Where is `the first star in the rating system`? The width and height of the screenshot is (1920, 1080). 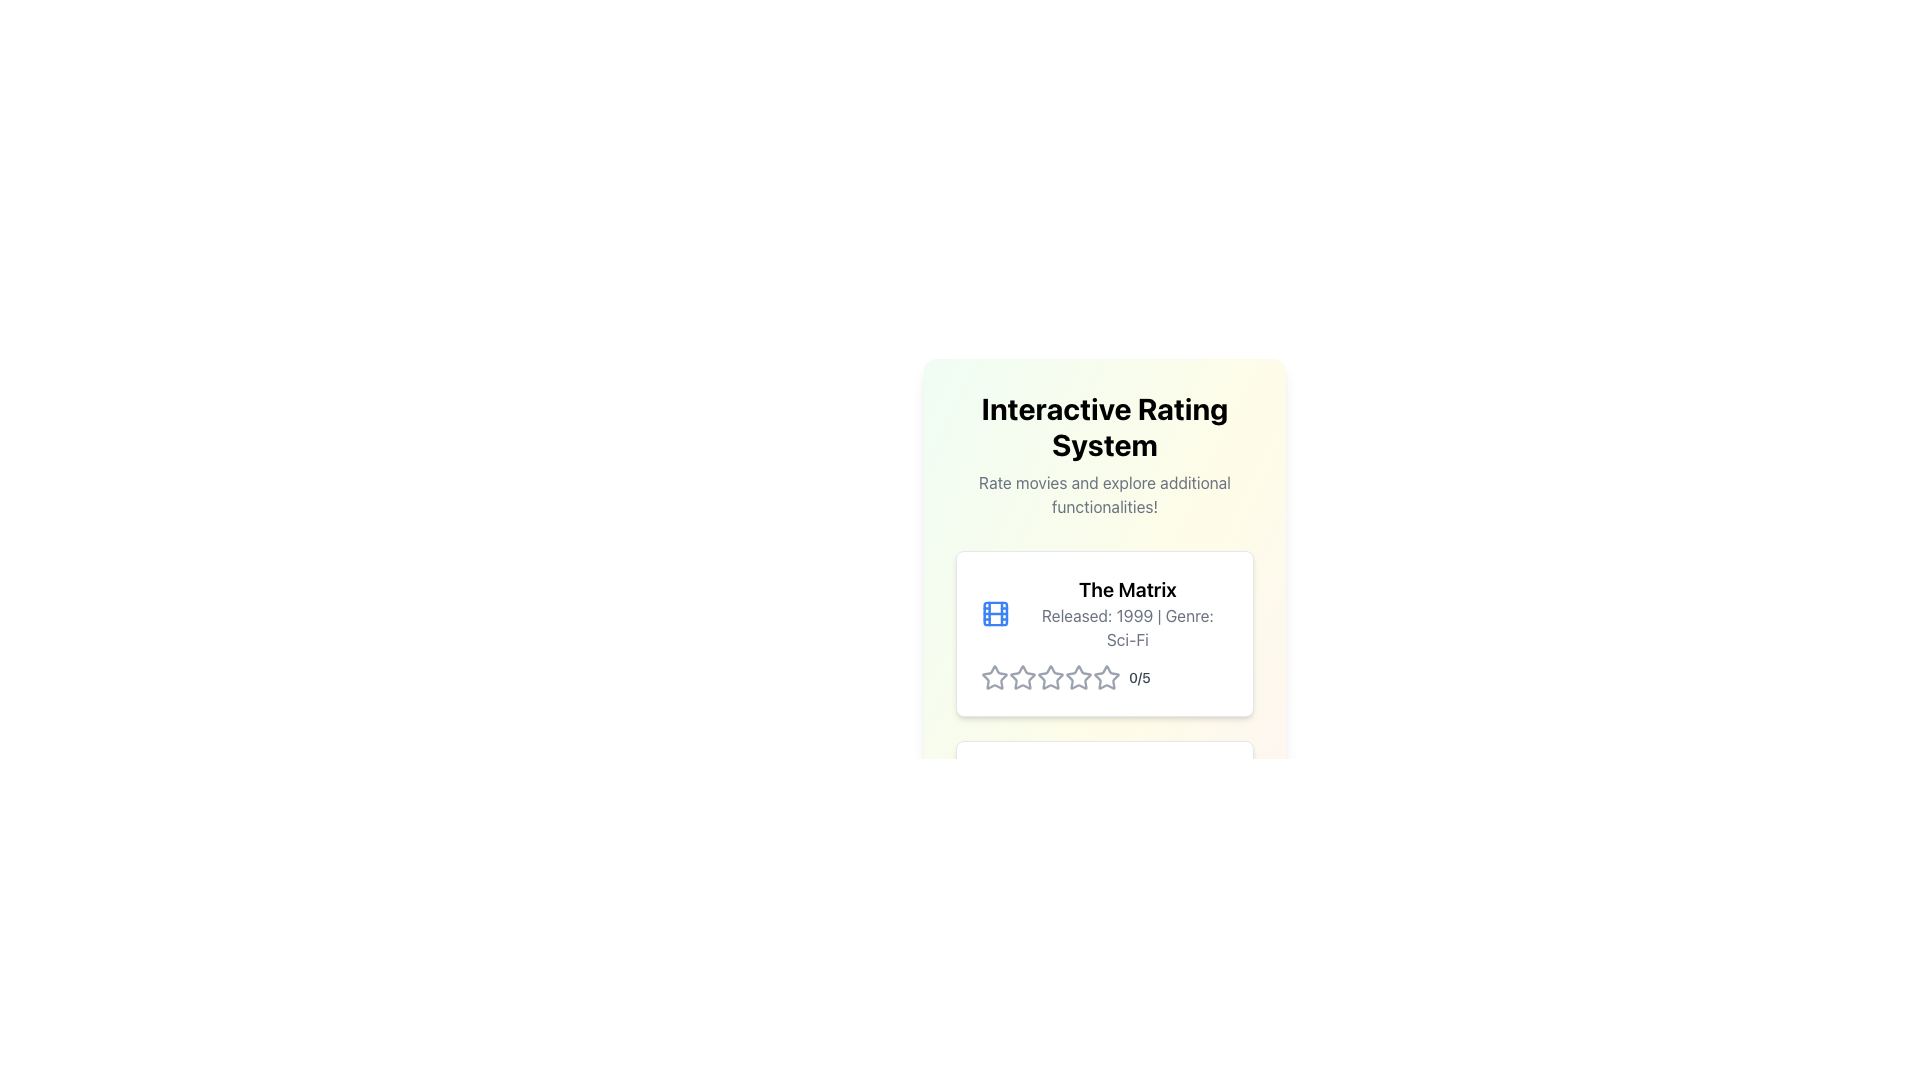 the first star in the rating system is located at coordinates (1022, 676).